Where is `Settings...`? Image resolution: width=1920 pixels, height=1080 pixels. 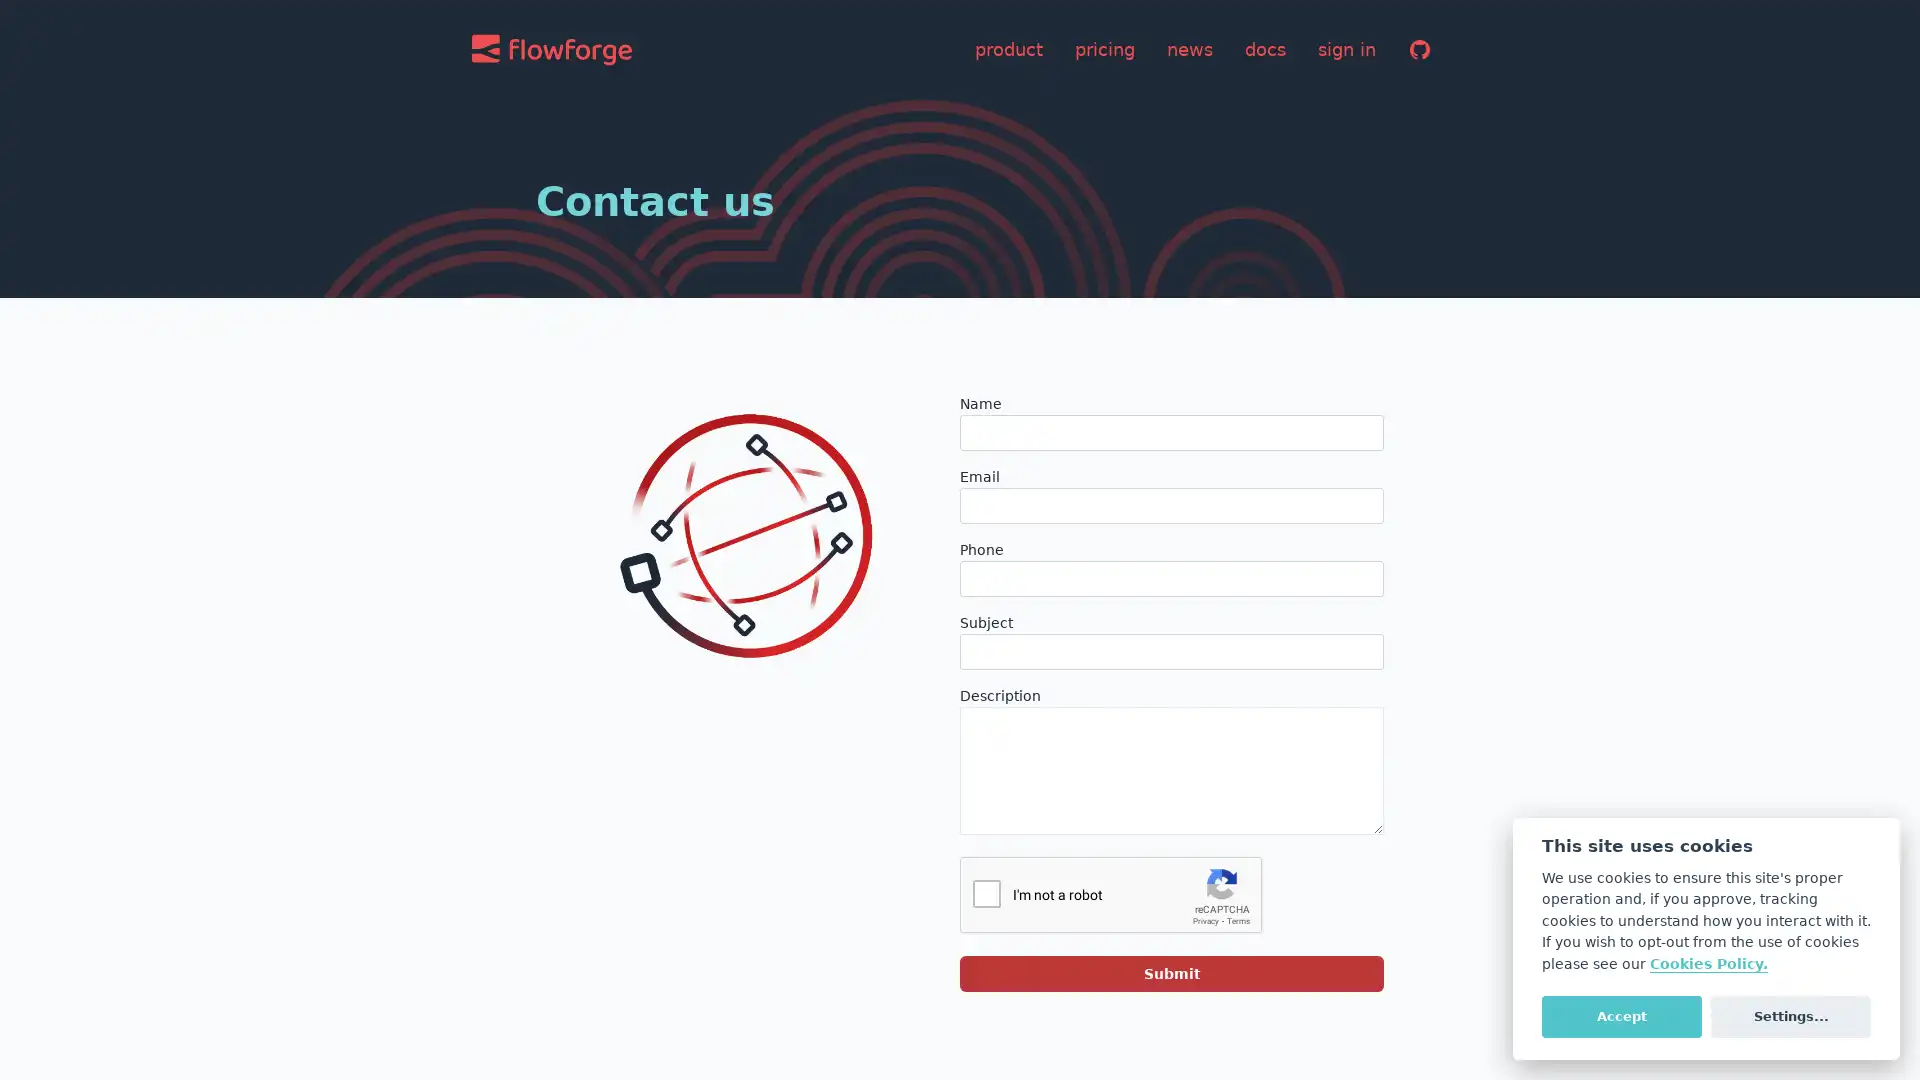
Settings... is located at coordinates (1790, 1015).